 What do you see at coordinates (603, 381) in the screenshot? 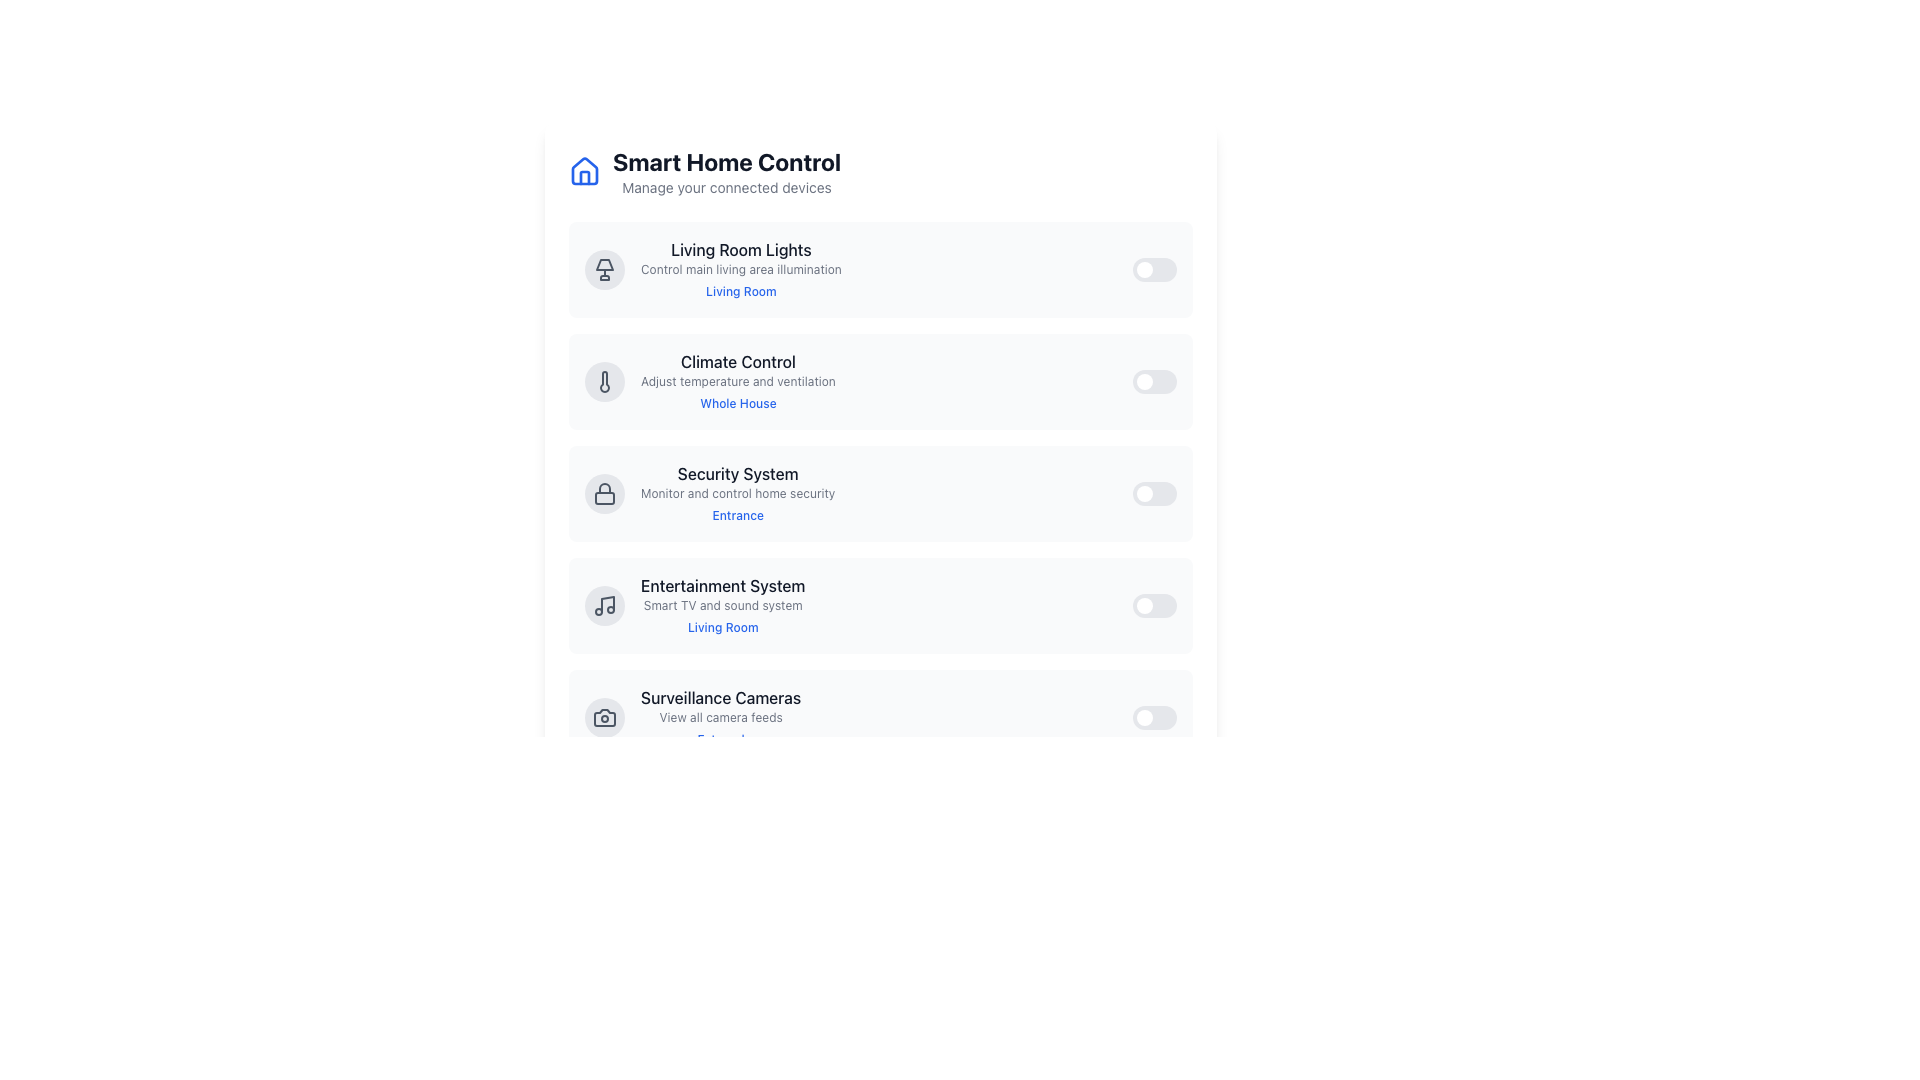
I see `the vertical, red thermometer-like icon in the Climate Control section of the smart home interface` at bounding box center [603, 381].